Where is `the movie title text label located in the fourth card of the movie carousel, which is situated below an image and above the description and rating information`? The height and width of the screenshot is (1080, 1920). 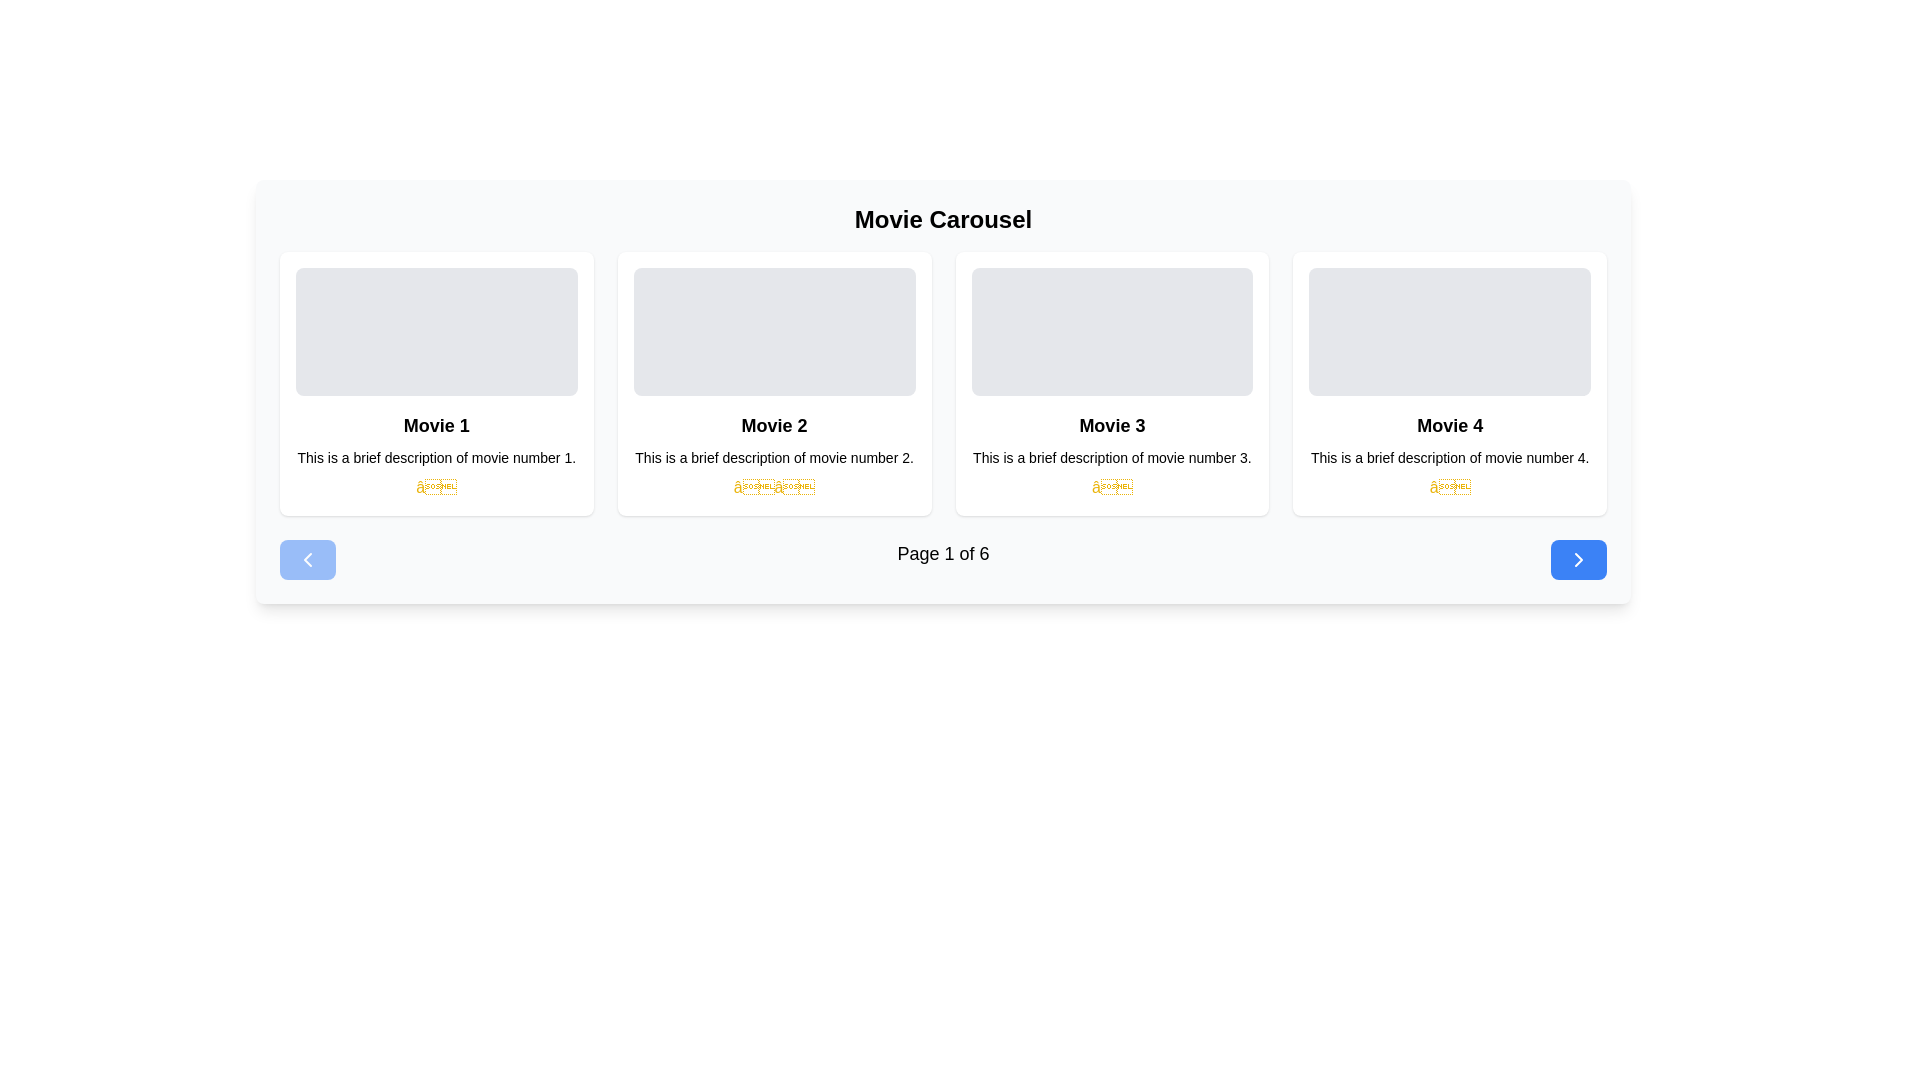 the movie title text label located in the fourth card of the movie carousel, which is situated below an image and above the description and rating information is located at coordinates (1450, 424).